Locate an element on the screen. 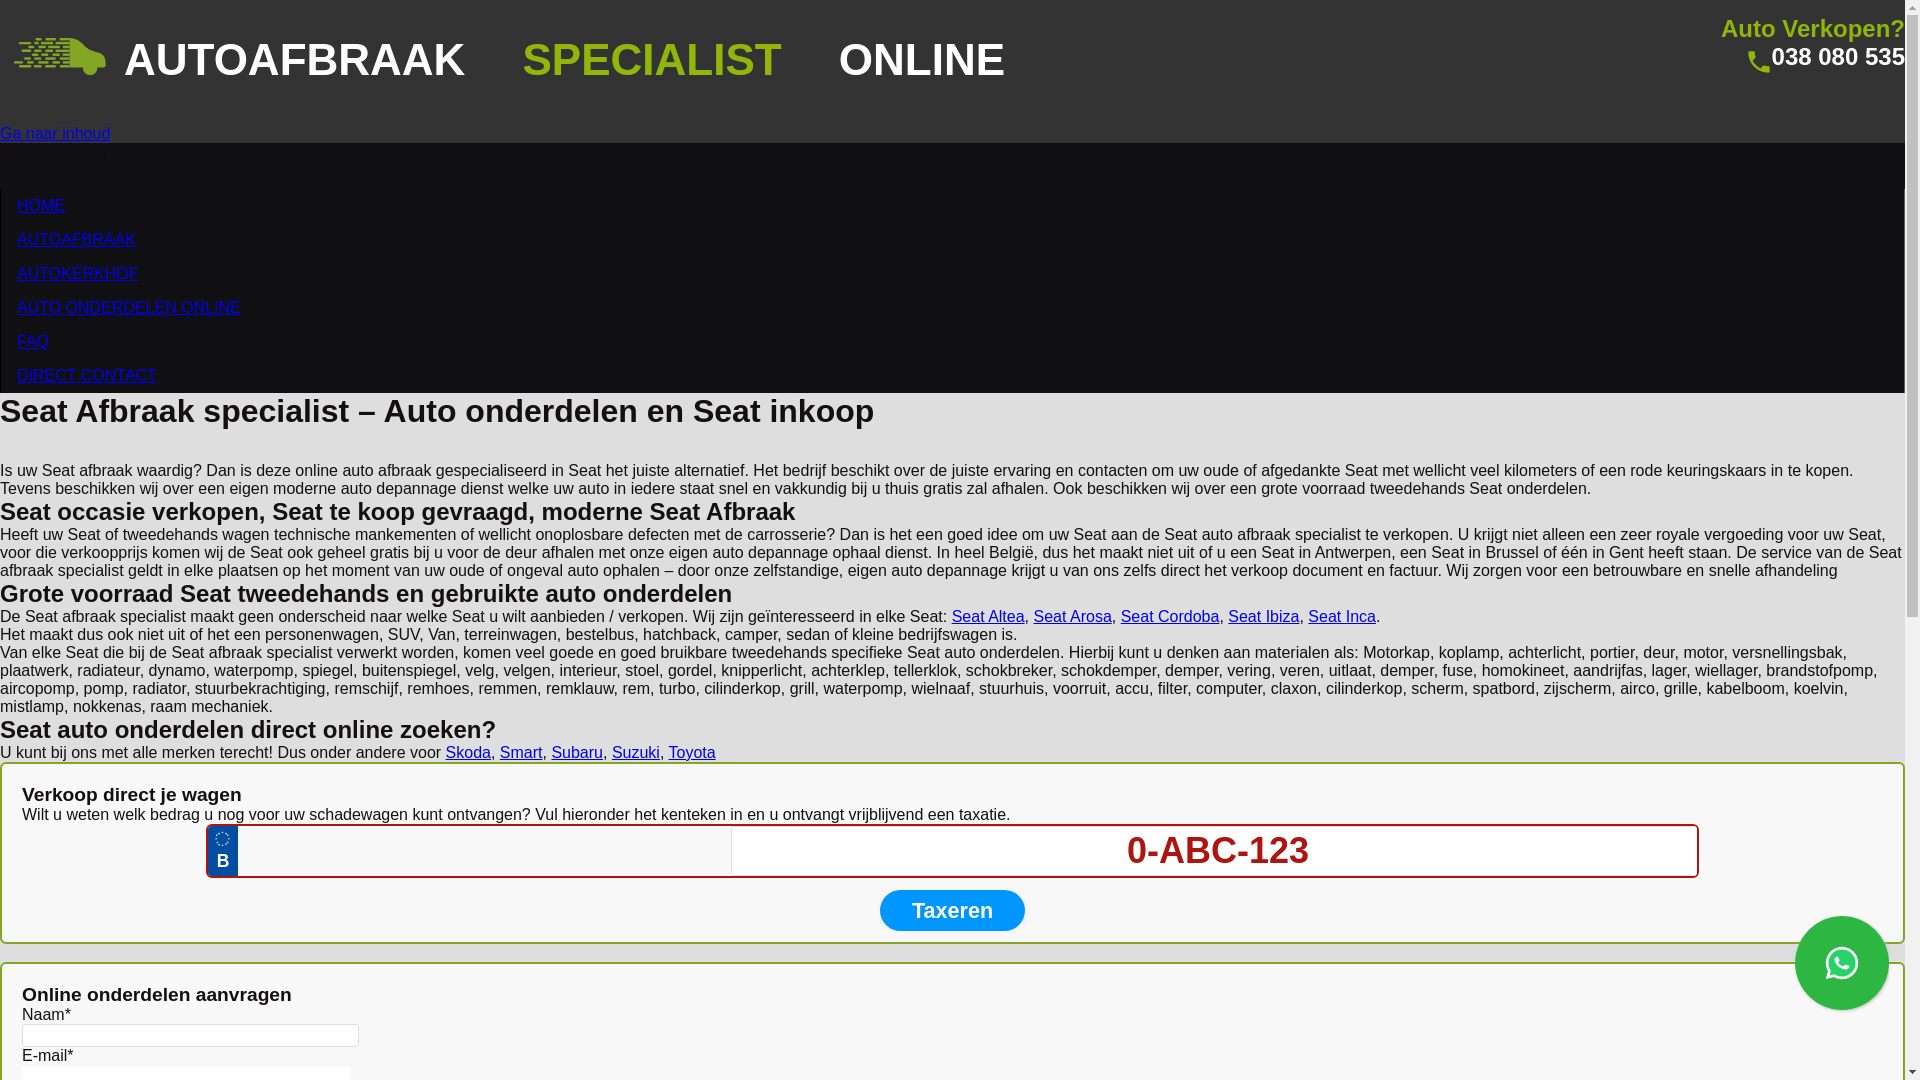 The image size is (1920, 1080). 'Seat Arosa' is located at coordinates (1033, 615).